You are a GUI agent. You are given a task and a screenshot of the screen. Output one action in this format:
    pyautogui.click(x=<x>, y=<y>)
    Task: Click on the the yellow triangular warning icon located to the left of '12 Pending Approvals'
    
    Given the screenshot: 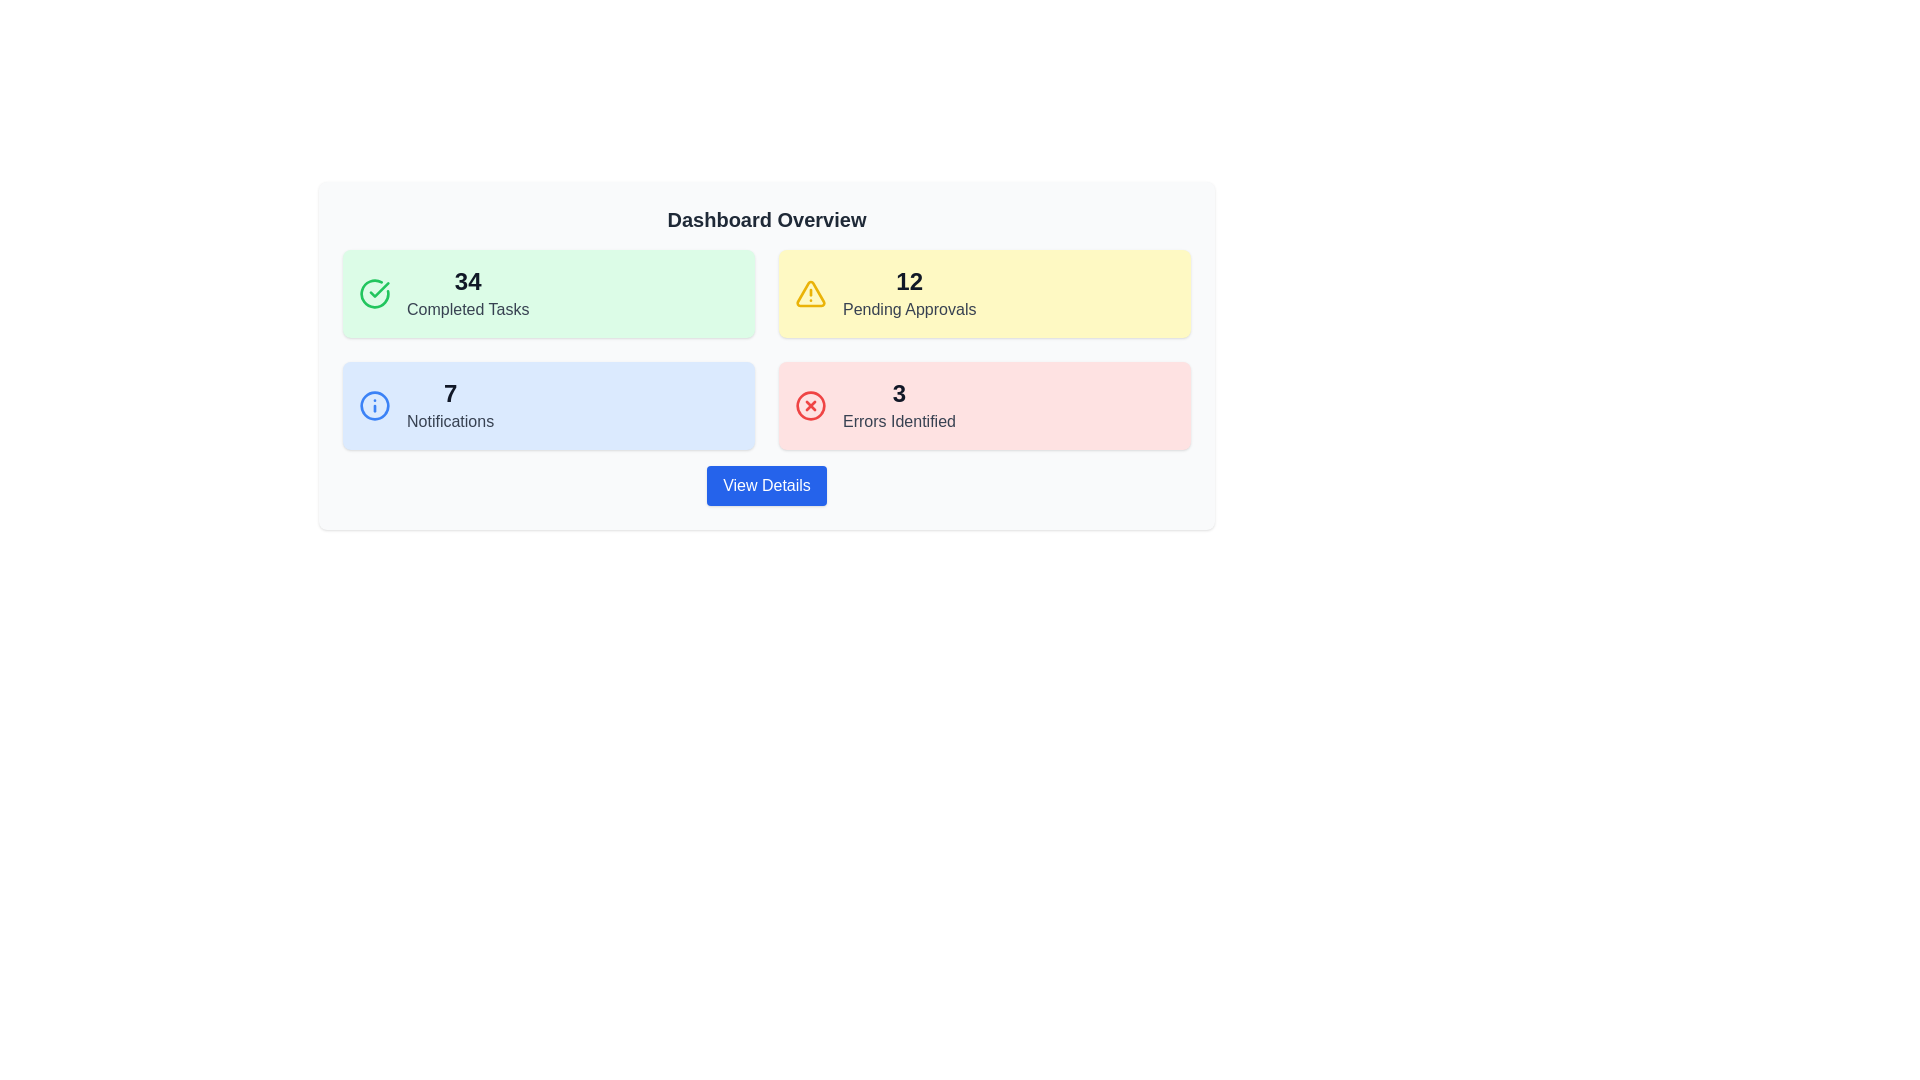 What is the action you would take?
    pyautogui.click(x=811, y=293)
    